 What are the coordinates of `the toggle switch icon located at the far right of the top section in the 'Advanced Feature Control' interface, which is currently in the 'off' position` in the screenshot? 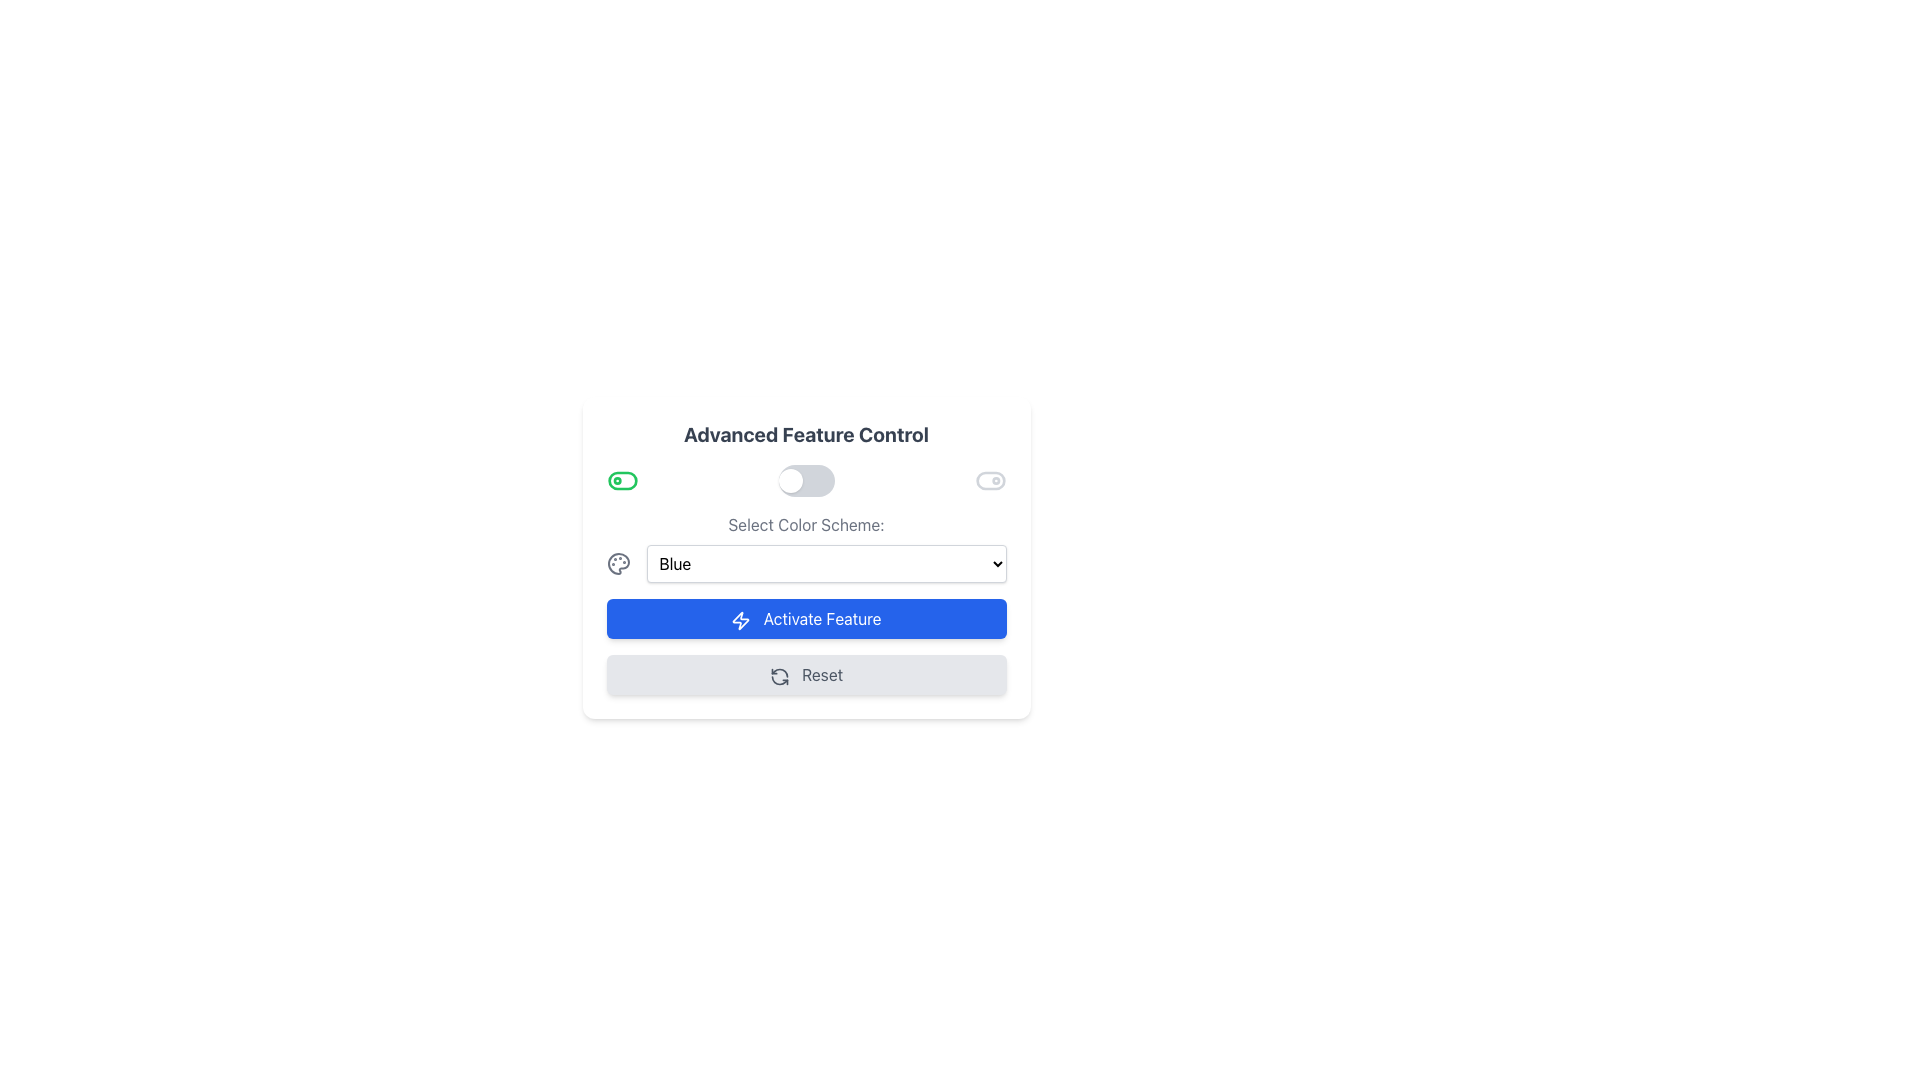 It's located at (990, 481).